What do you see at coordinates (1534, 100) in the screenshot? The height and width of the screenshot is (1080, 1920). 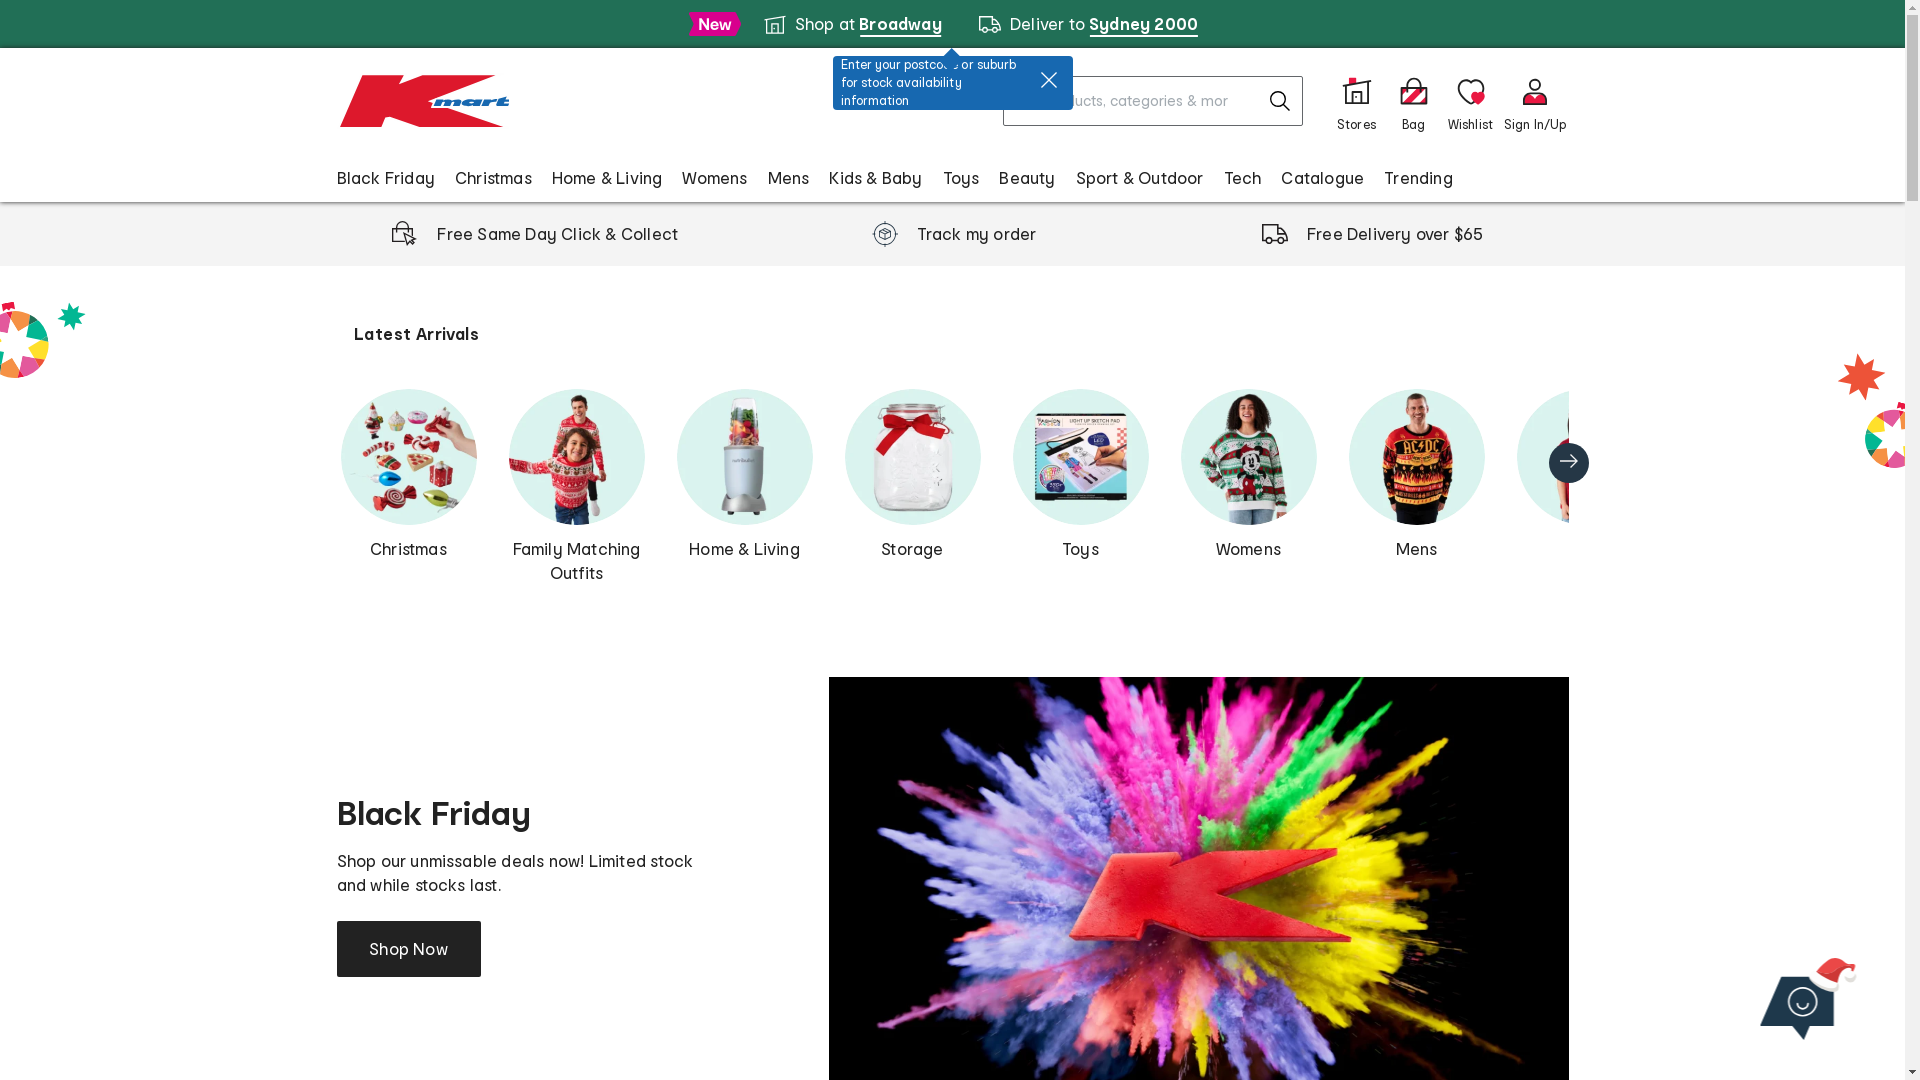 I see `'Sign In/Up'` at bounding box center [1534, 100].